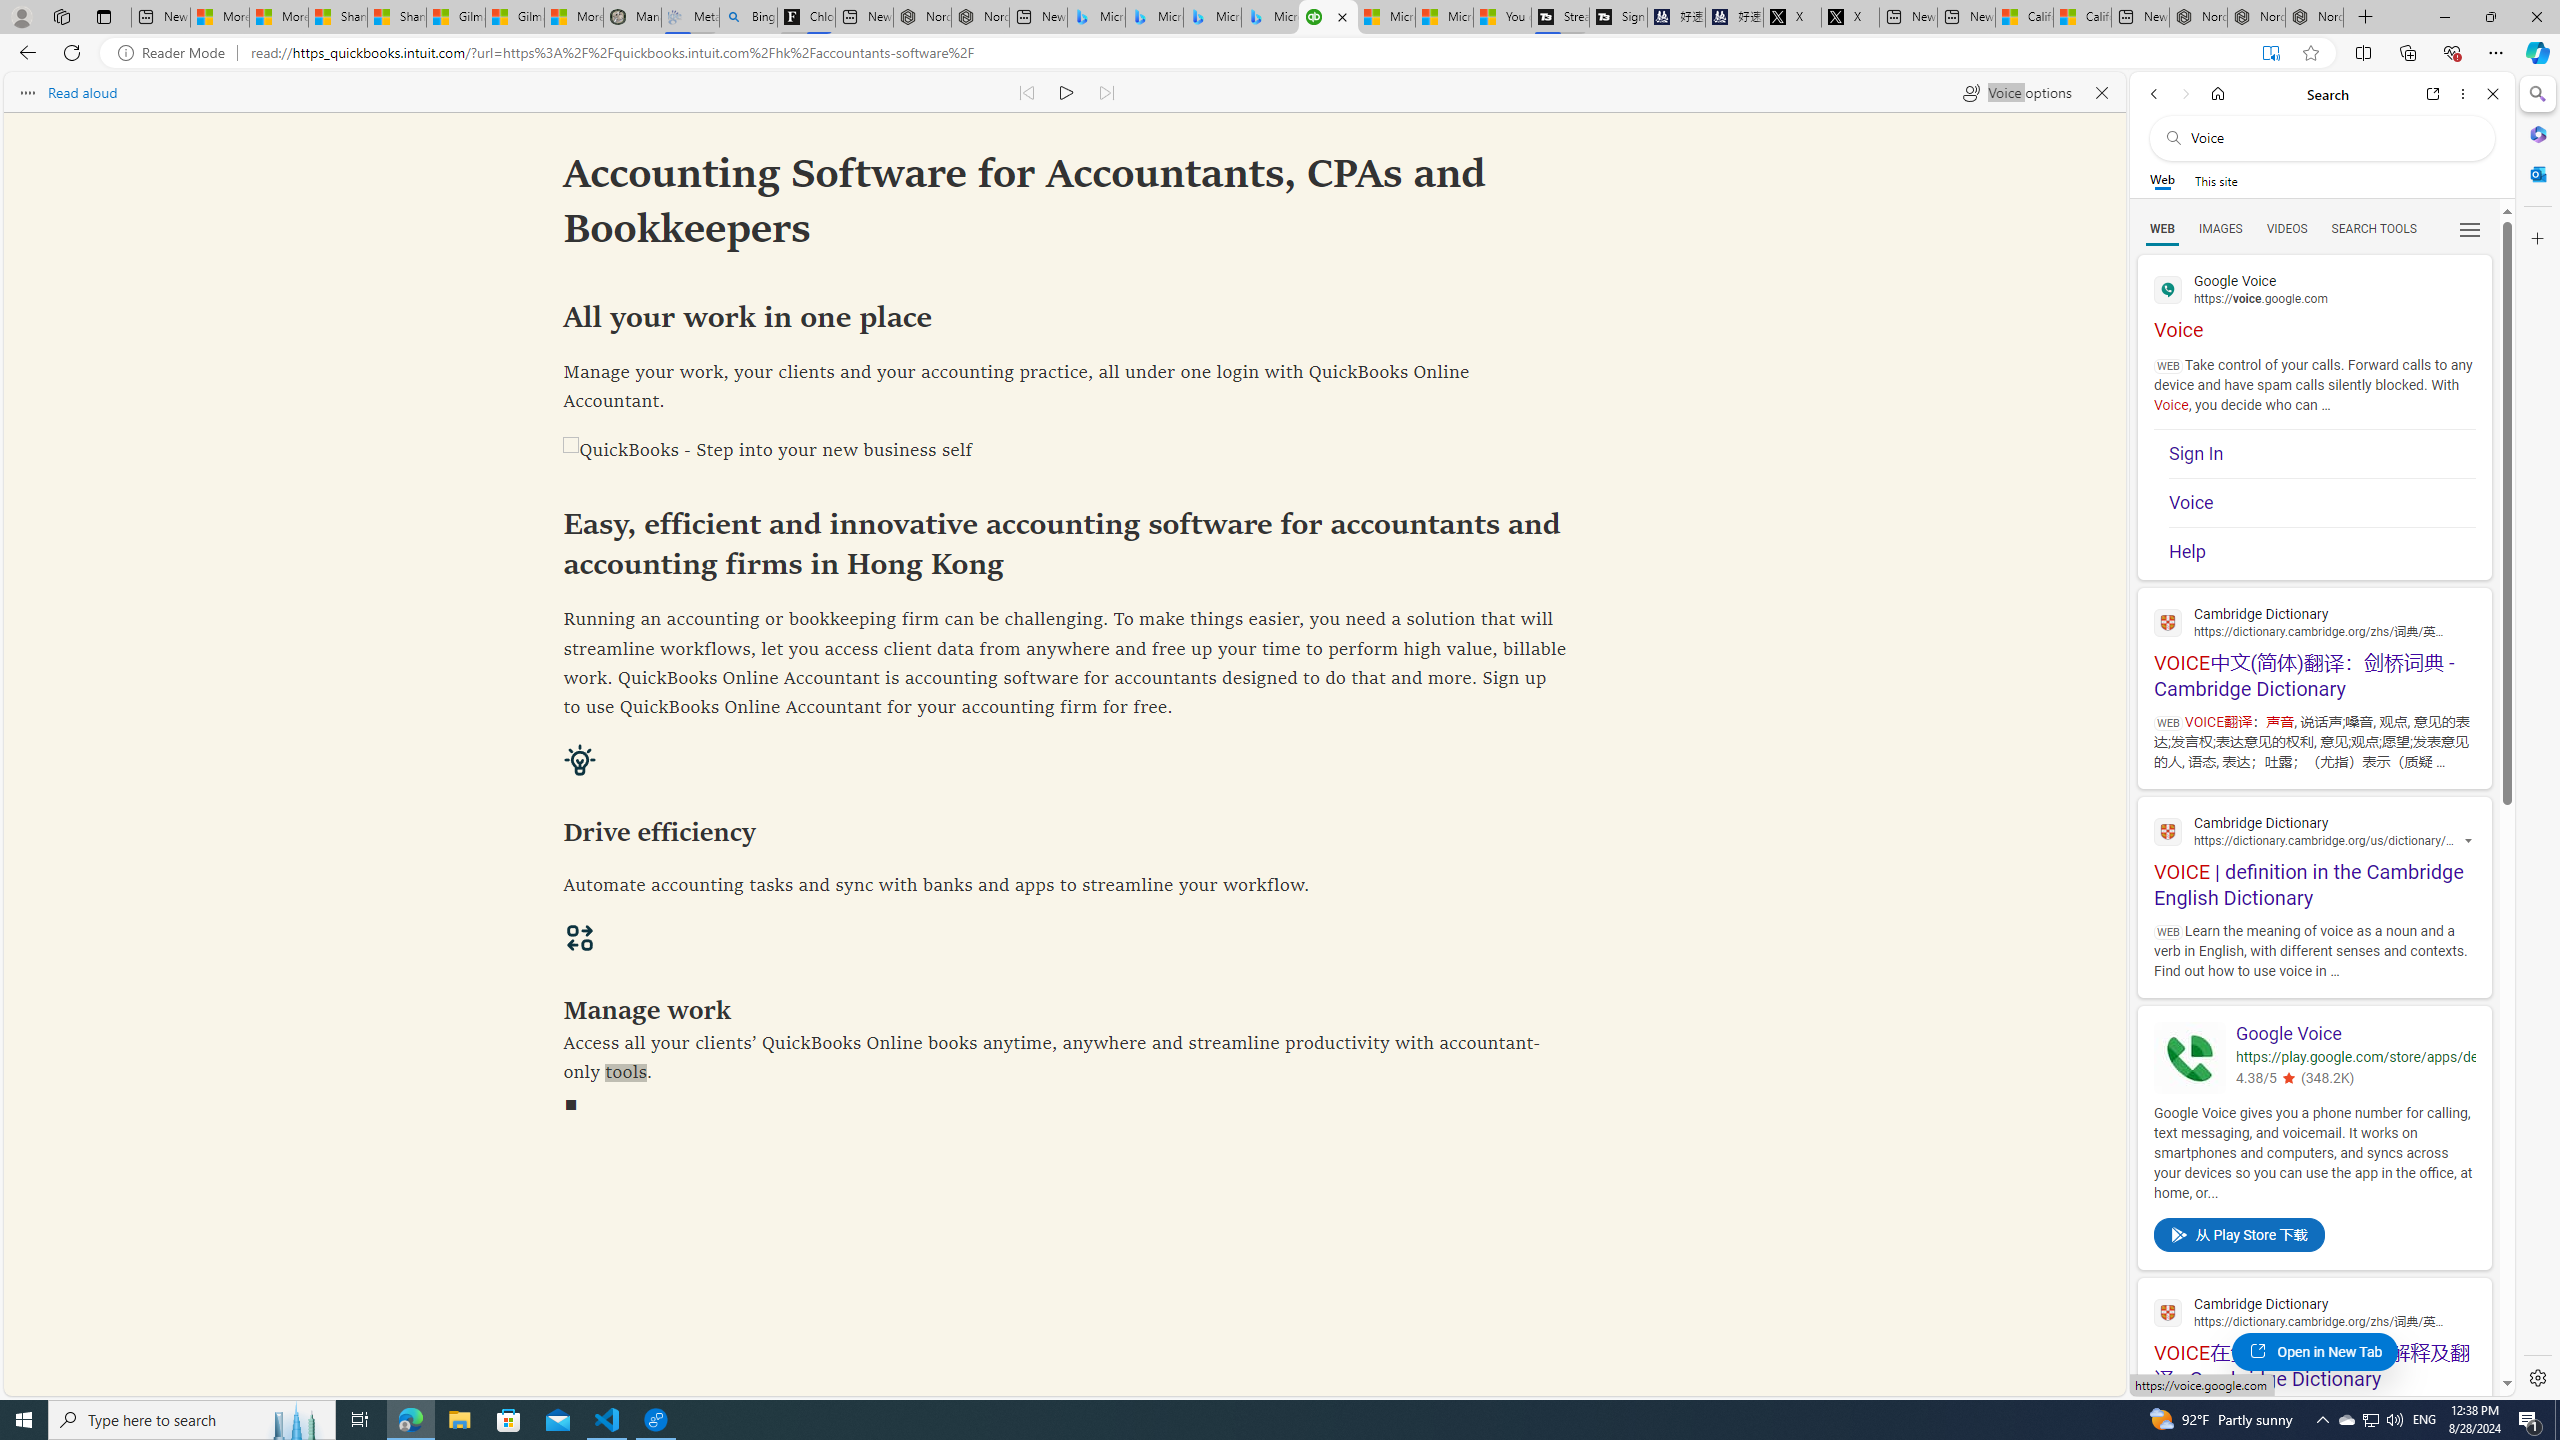  Describe the element at coordinates (2015, 91) in the screenshot. I see `'Voice options'` at that location.